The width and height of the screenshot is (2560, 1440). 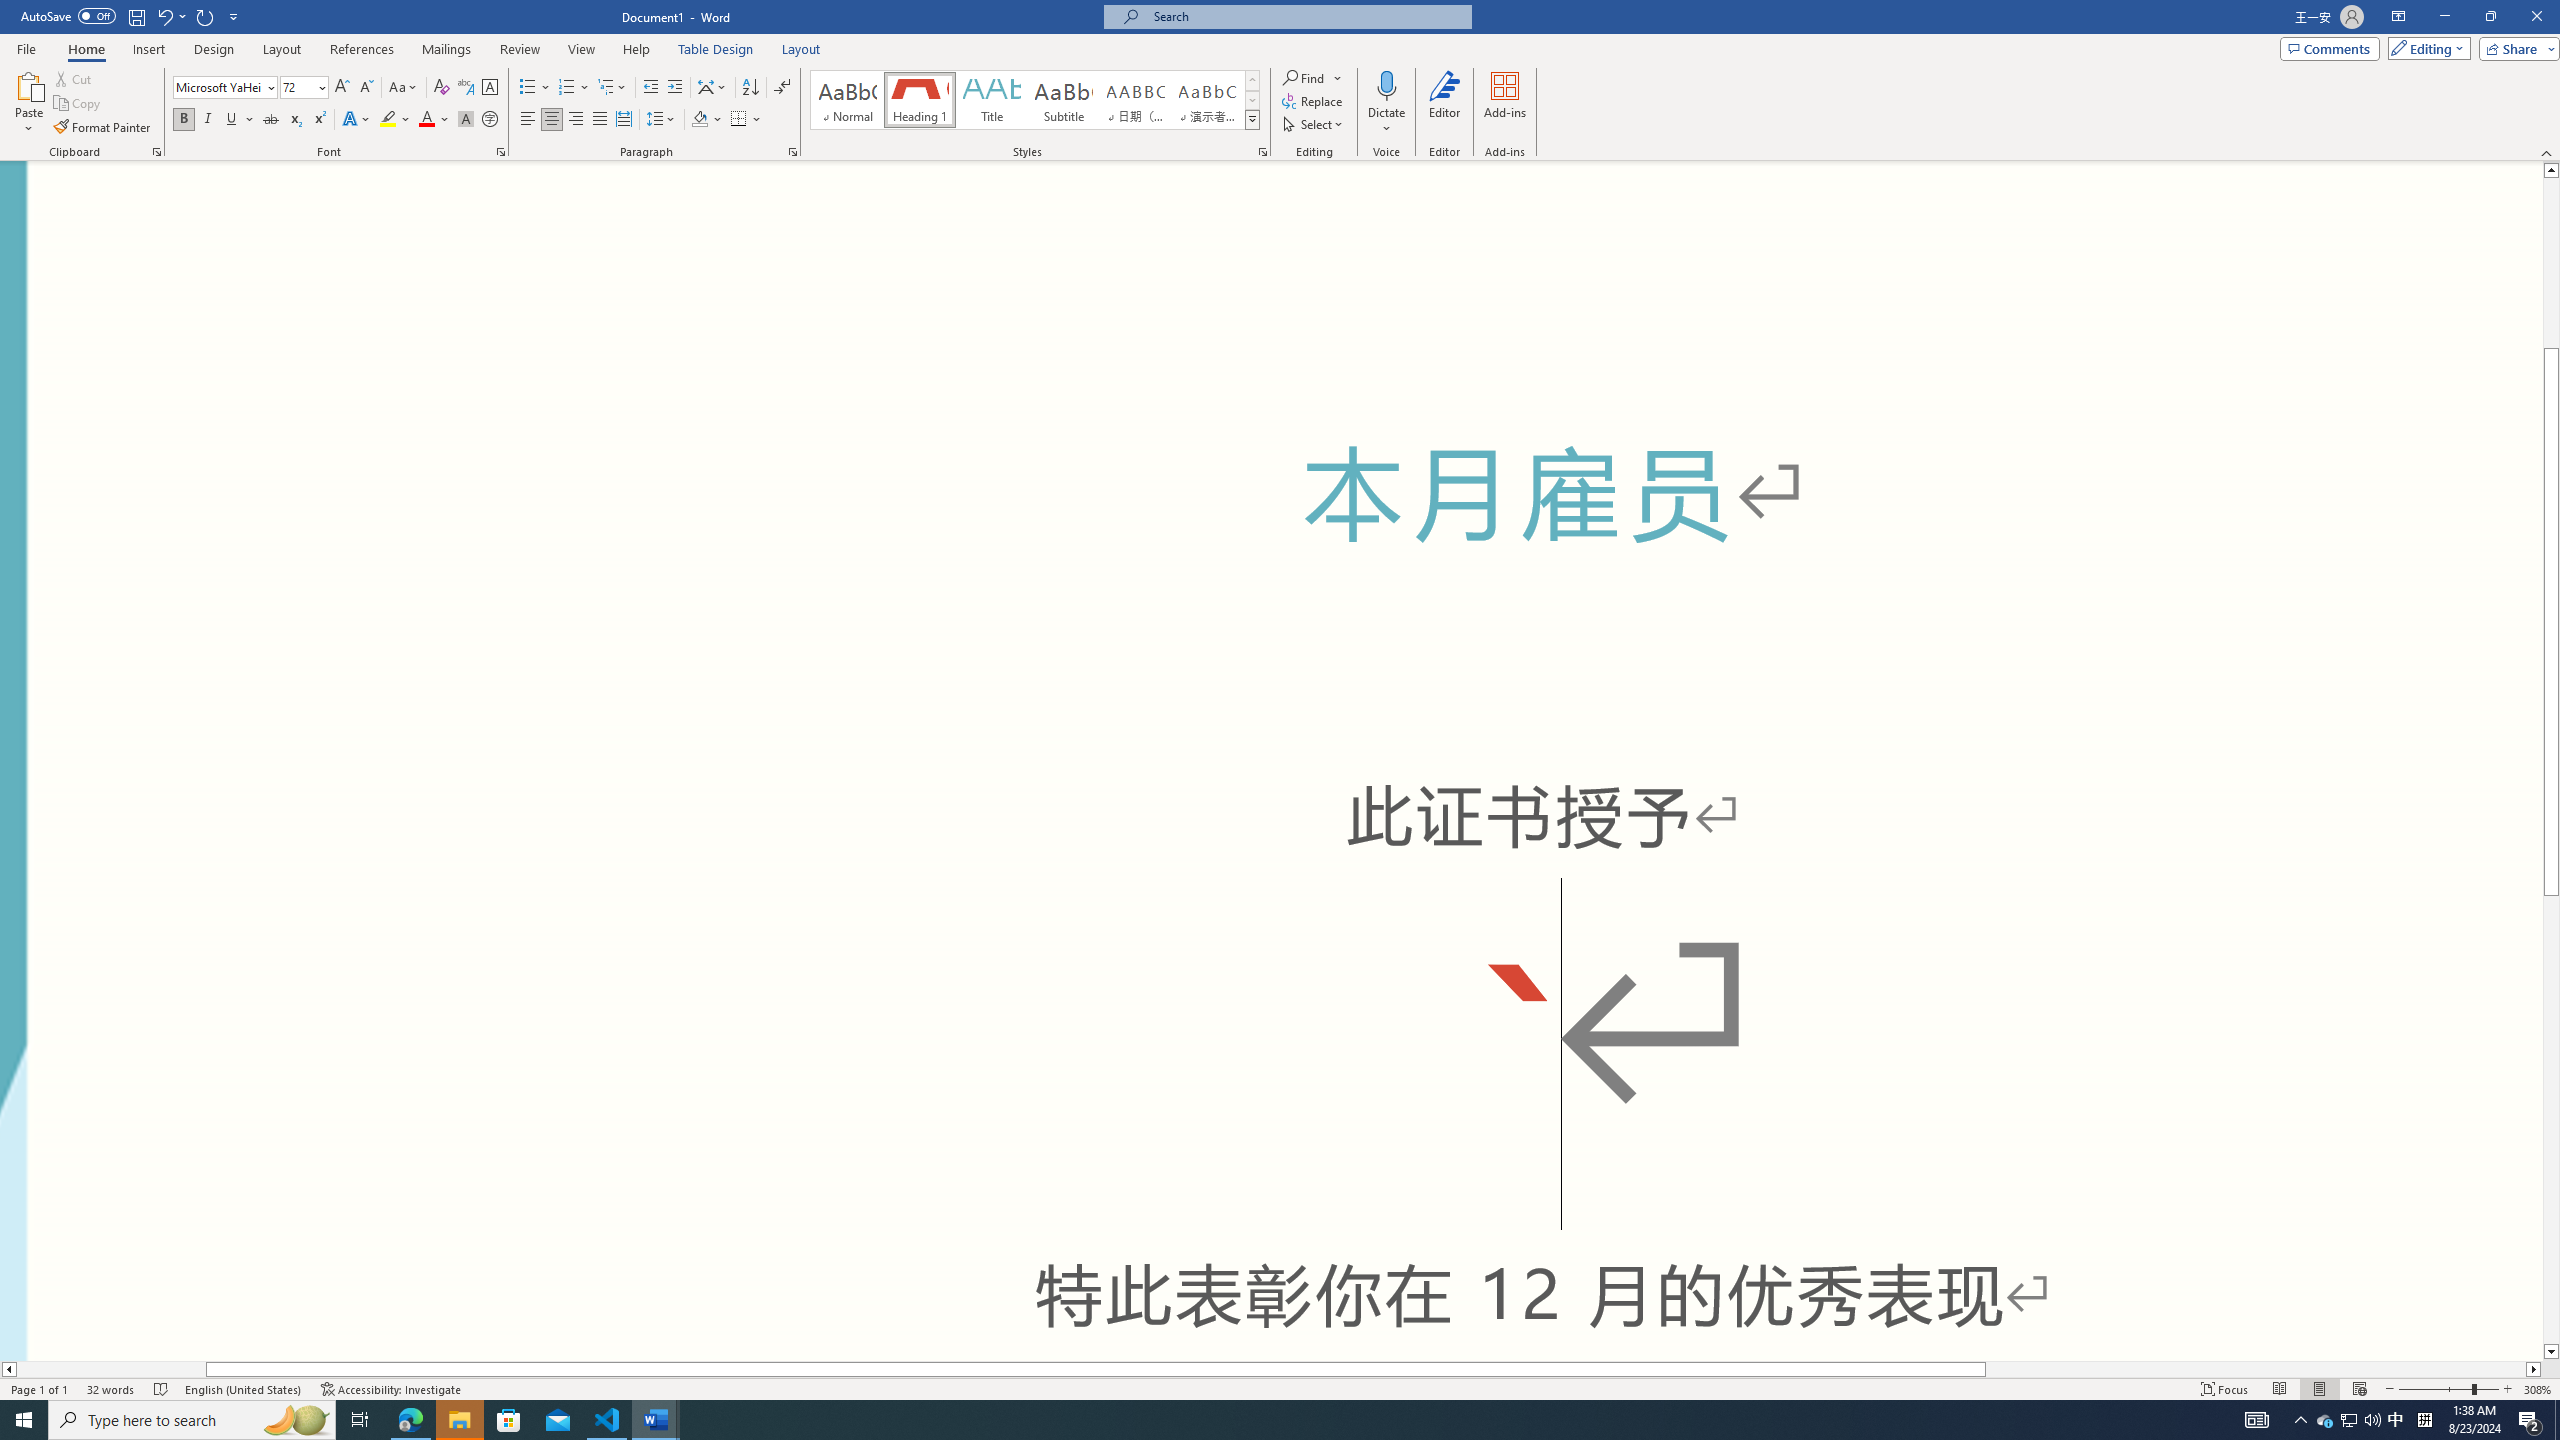 I want to click on 'Close', so click(x=2535, y=16).